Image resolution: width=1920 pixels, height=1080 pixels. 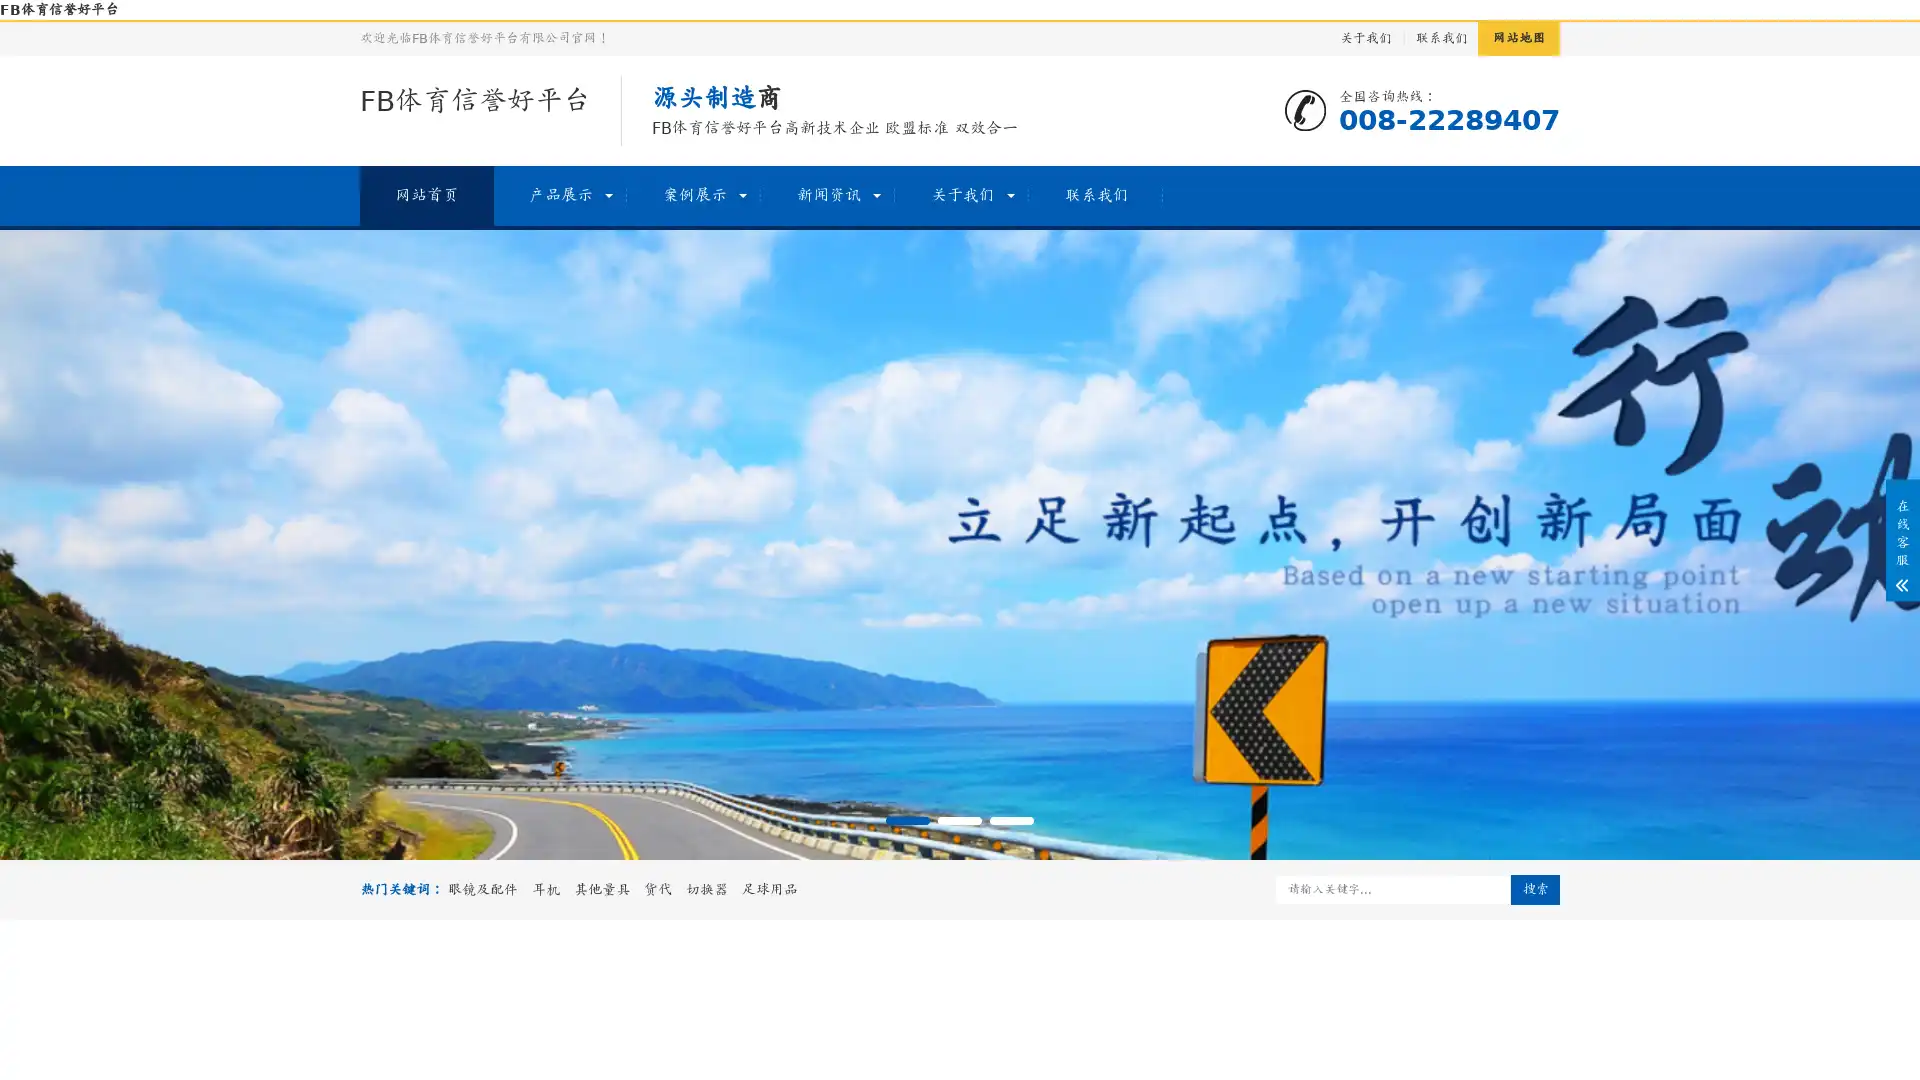 I want to click on Go to slide 1, so click(x=906, y=821).